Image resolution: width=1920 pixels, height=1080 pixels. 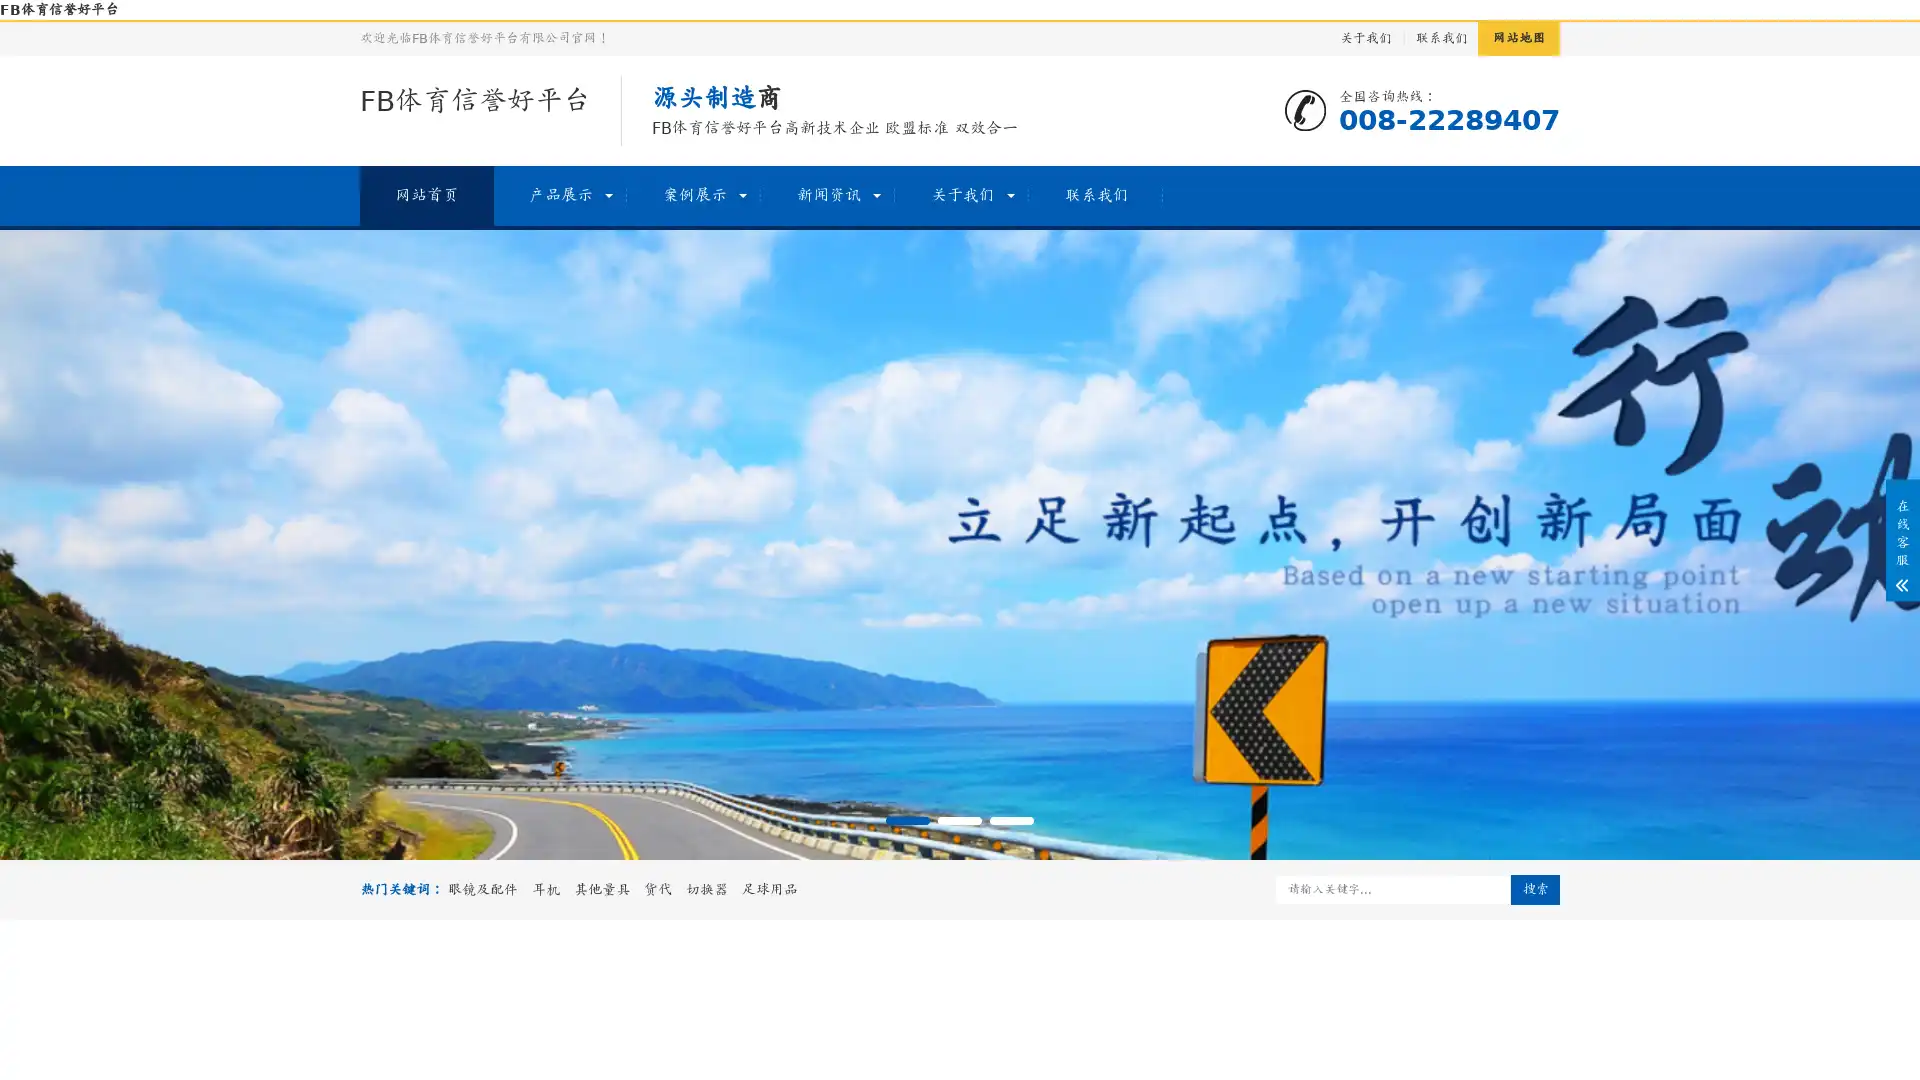 I want to click on Go to slide 1, so click(x=906, y=821).